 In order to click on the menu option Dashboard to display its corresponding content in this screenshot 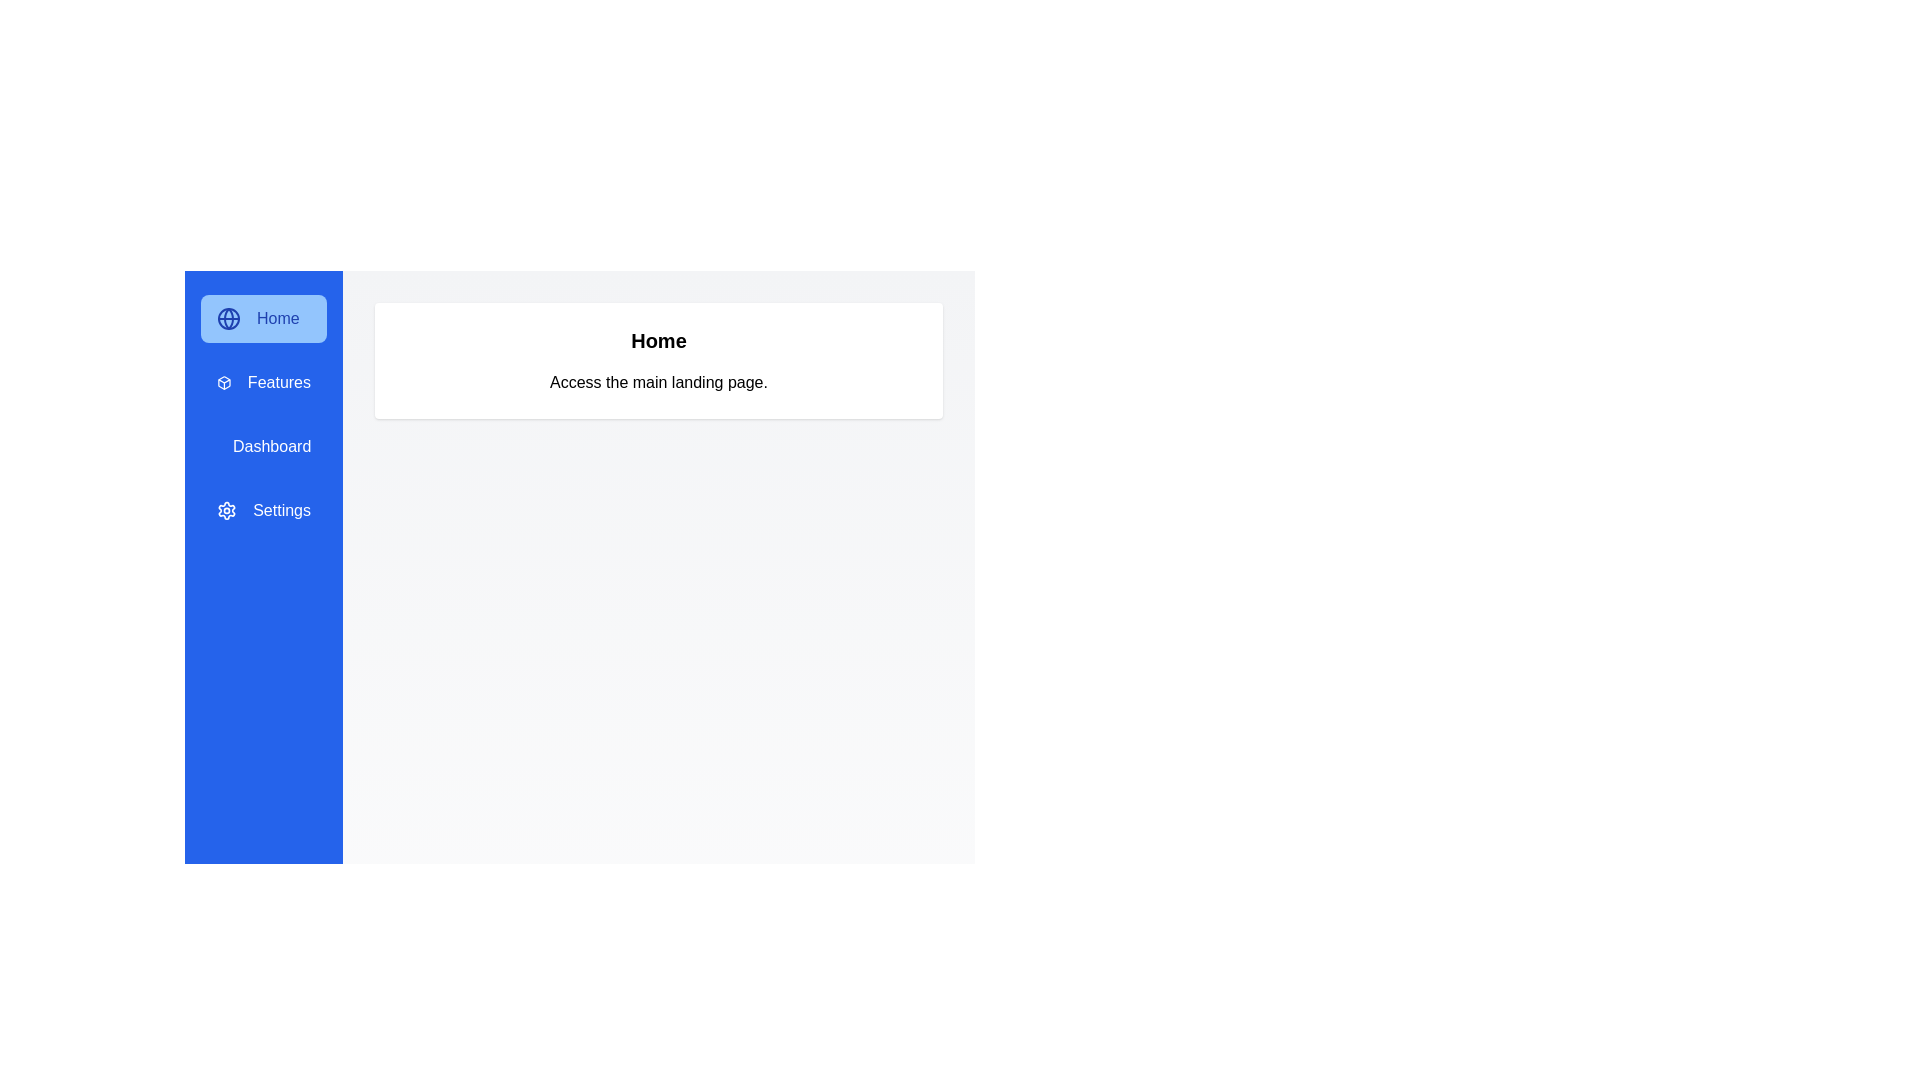, I will do `click(263, 446)`.